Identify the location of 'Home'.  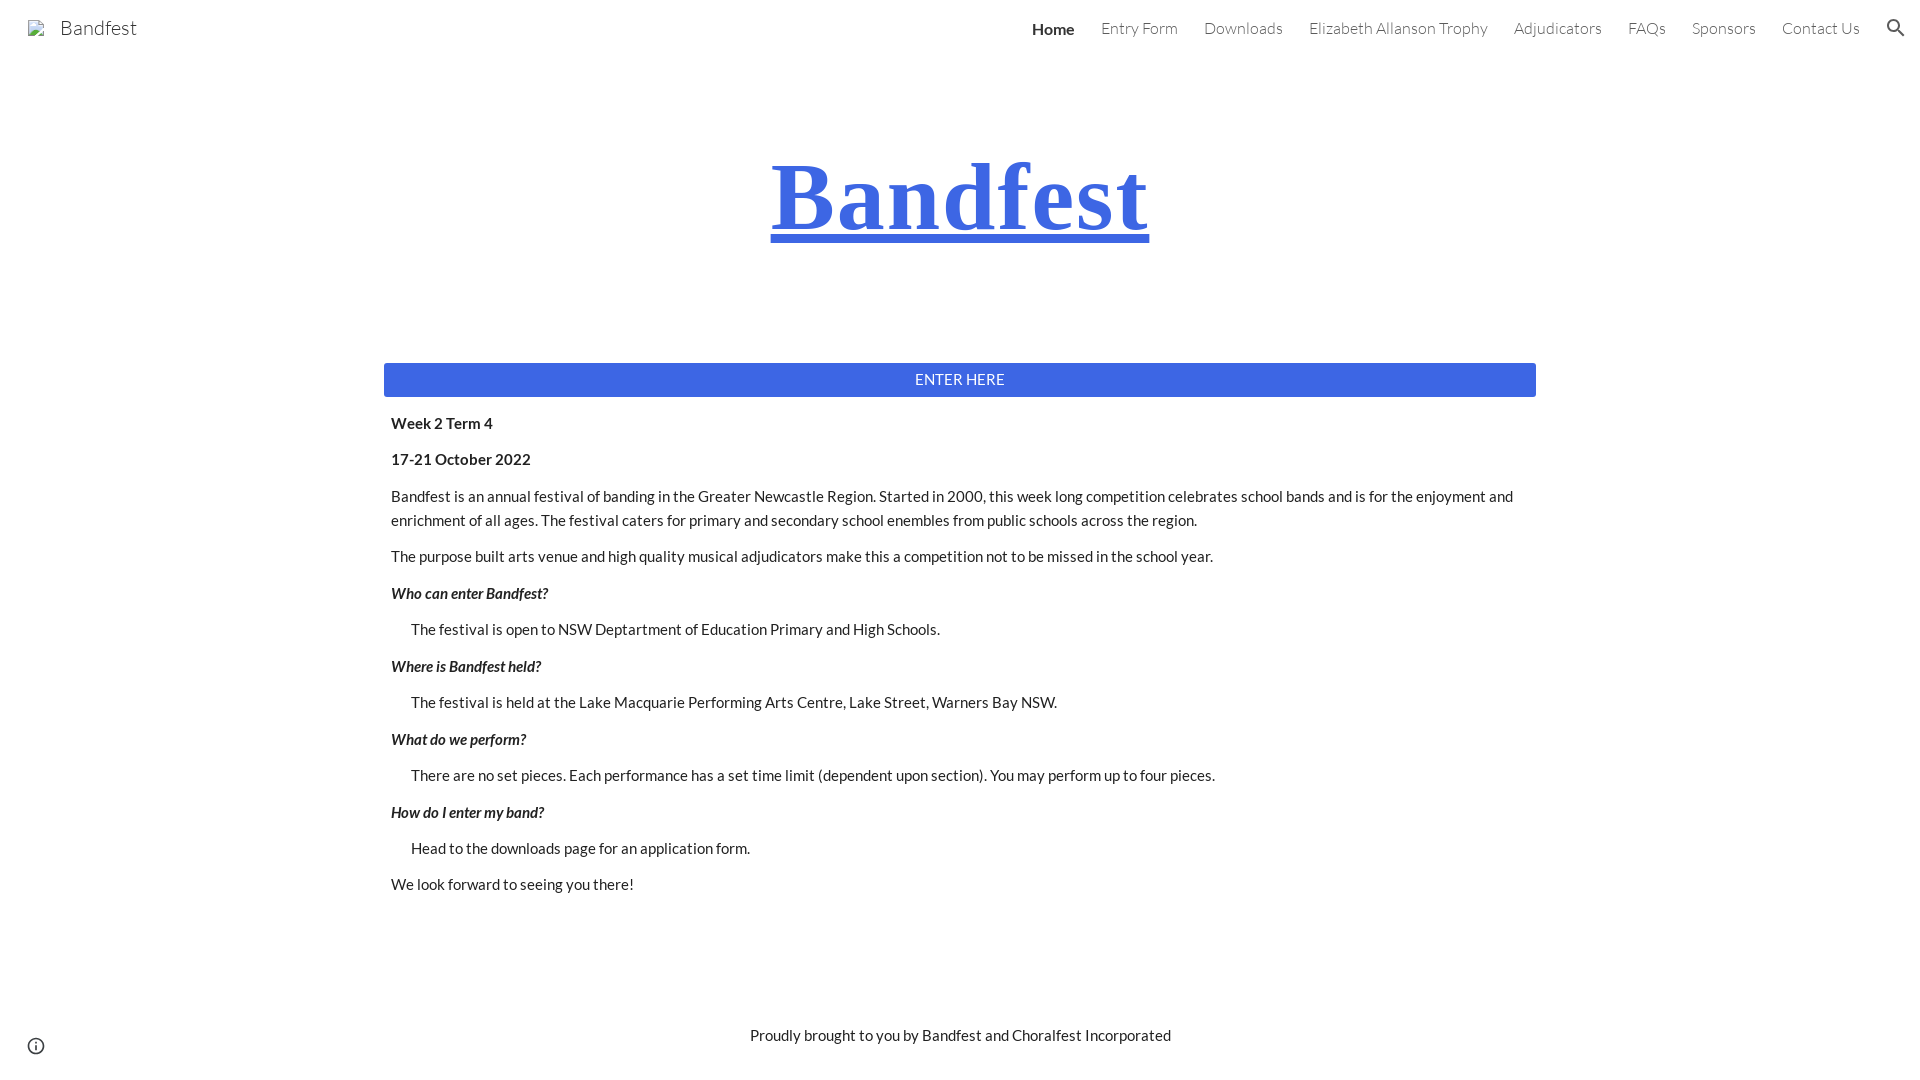
(1052, 27).